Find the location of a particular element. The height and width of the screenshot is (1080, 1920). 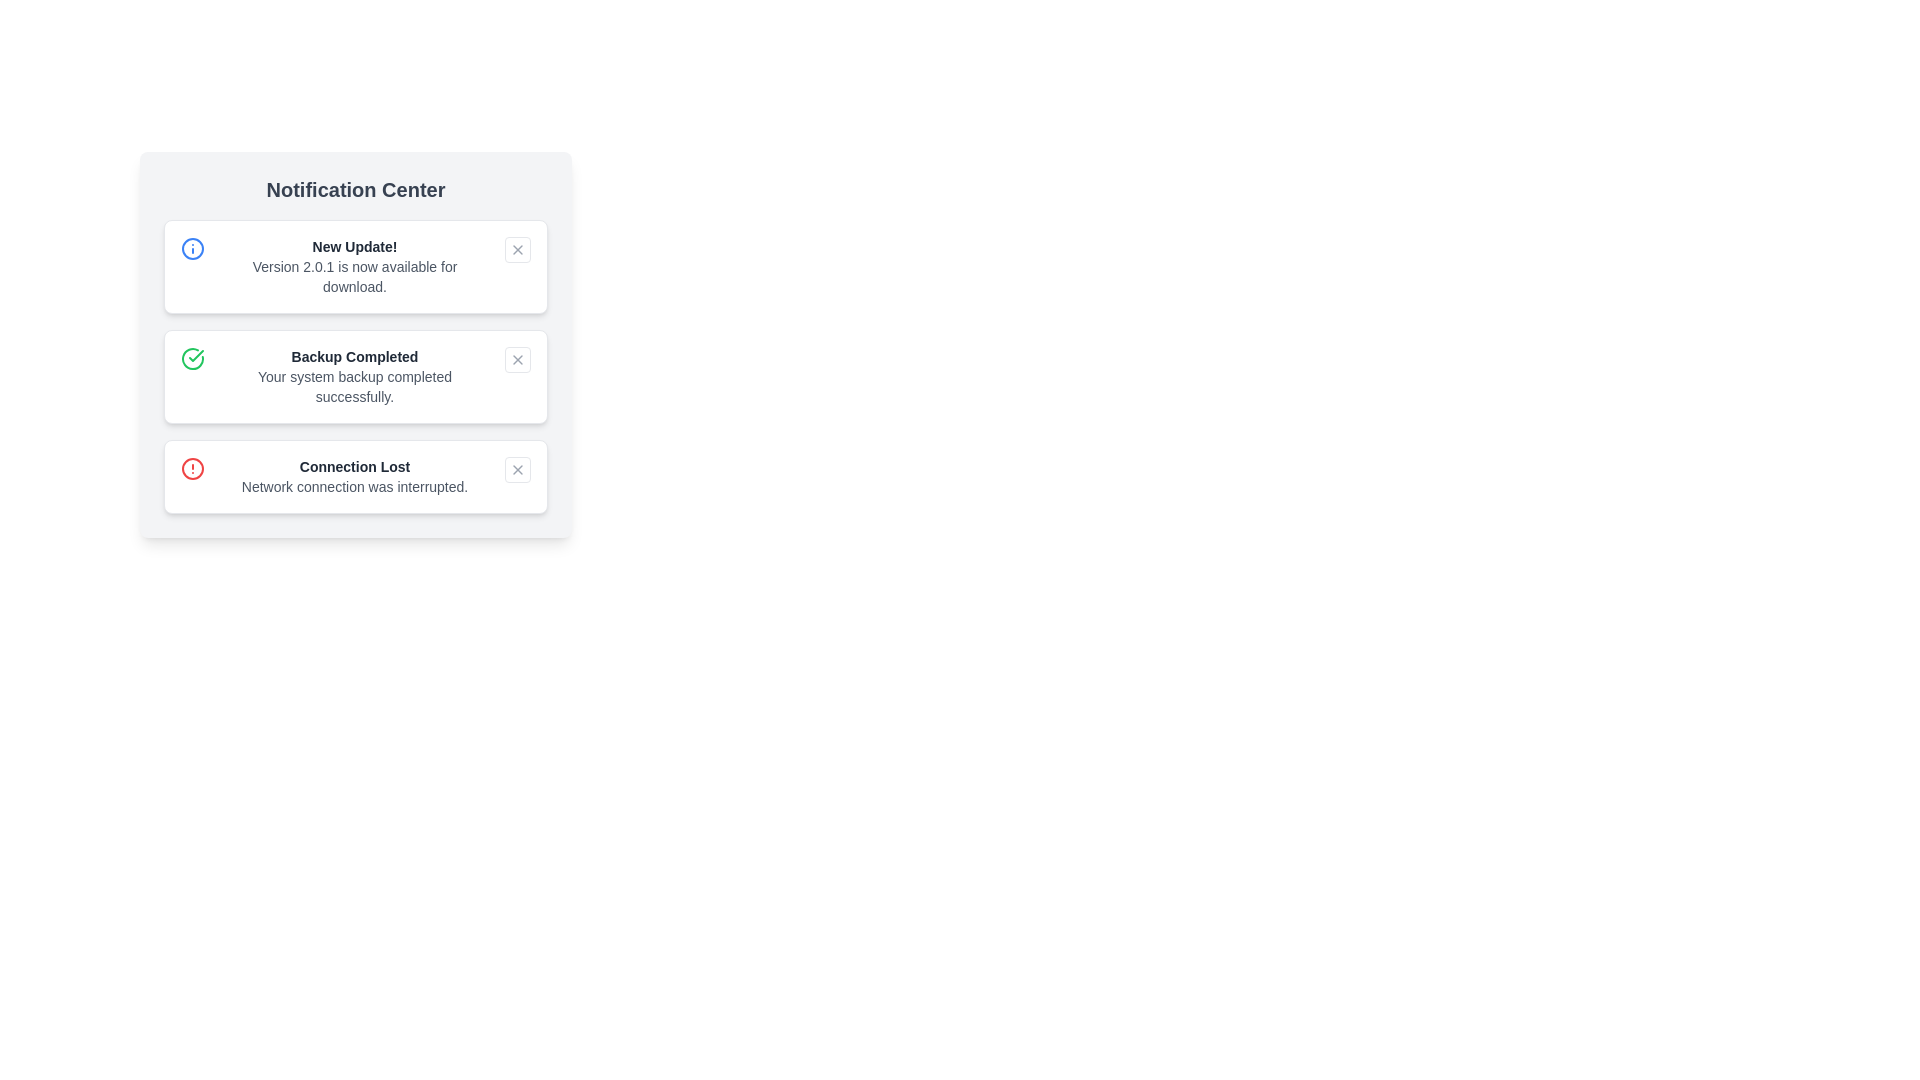

the second notification in the Notification Center that indicates the successful completion of a system backup task is located at coordinates (355, 377).